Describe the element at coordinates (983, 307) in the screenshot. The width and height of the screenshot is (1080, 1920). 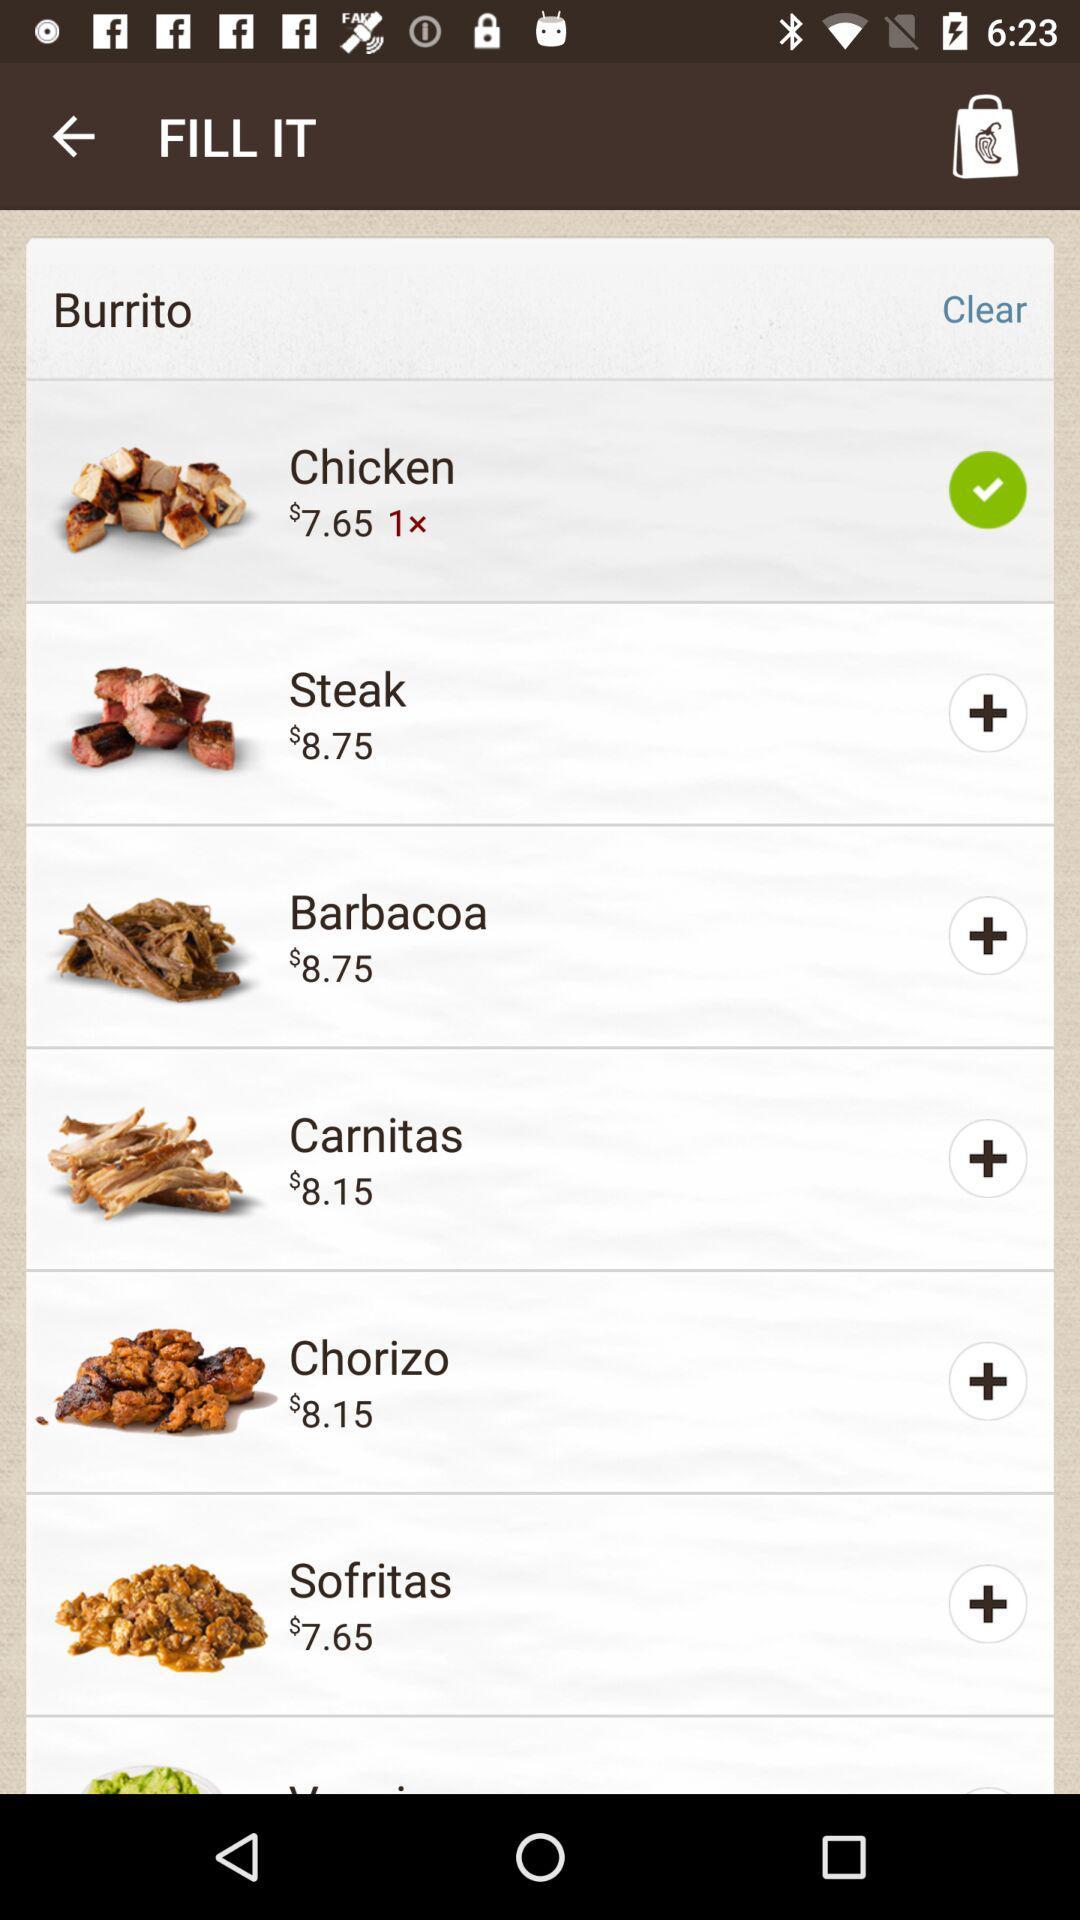
I see `the item to the right of the burrito` at that location.